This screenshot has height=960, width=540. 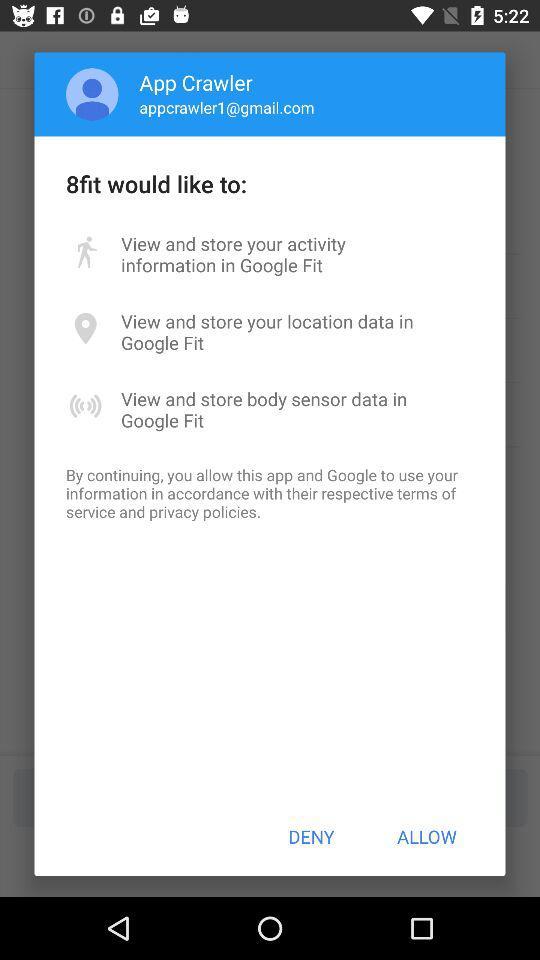 I want to click on icon next to app crawler item, so click(x=91, y=94).